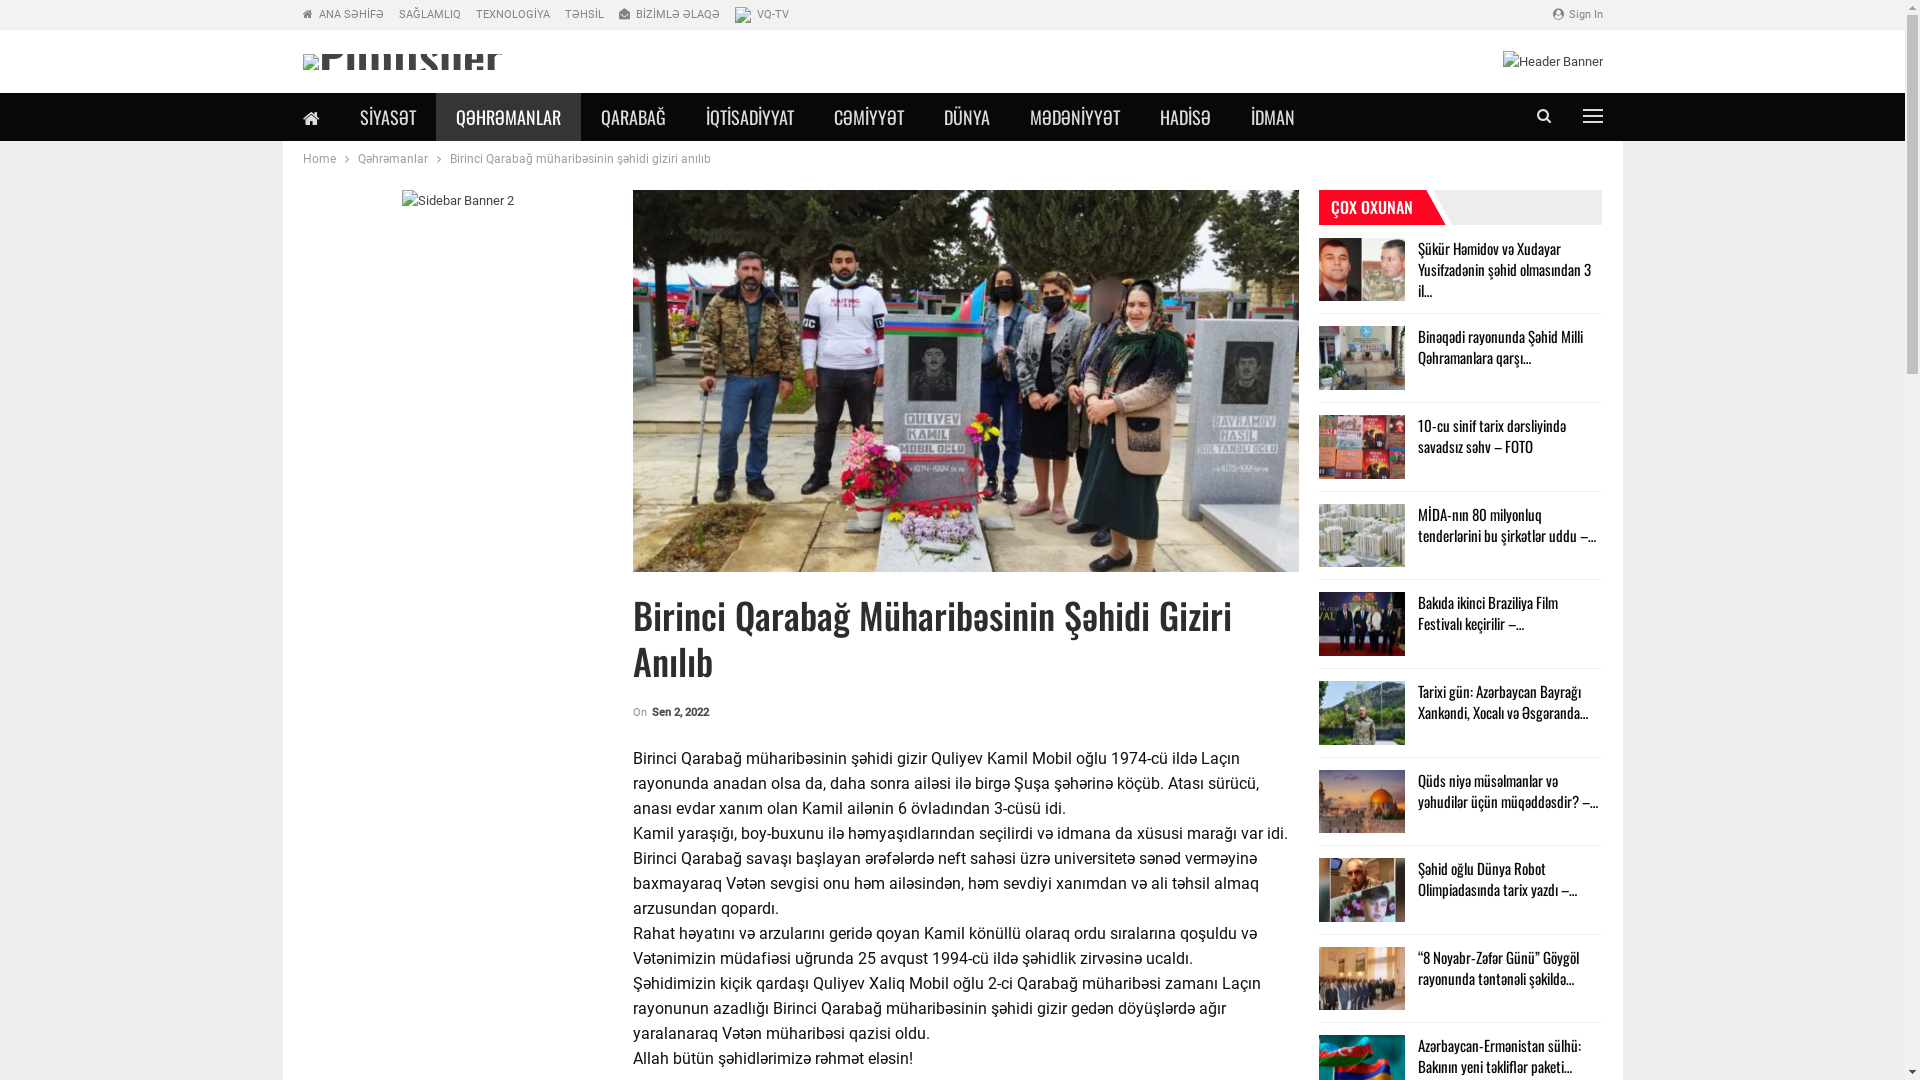 This screenshot has height=1080, width=1920. Describe the element at coordinates (760, 14) in the screenshot. I see `'VQ-TV'` at that location.